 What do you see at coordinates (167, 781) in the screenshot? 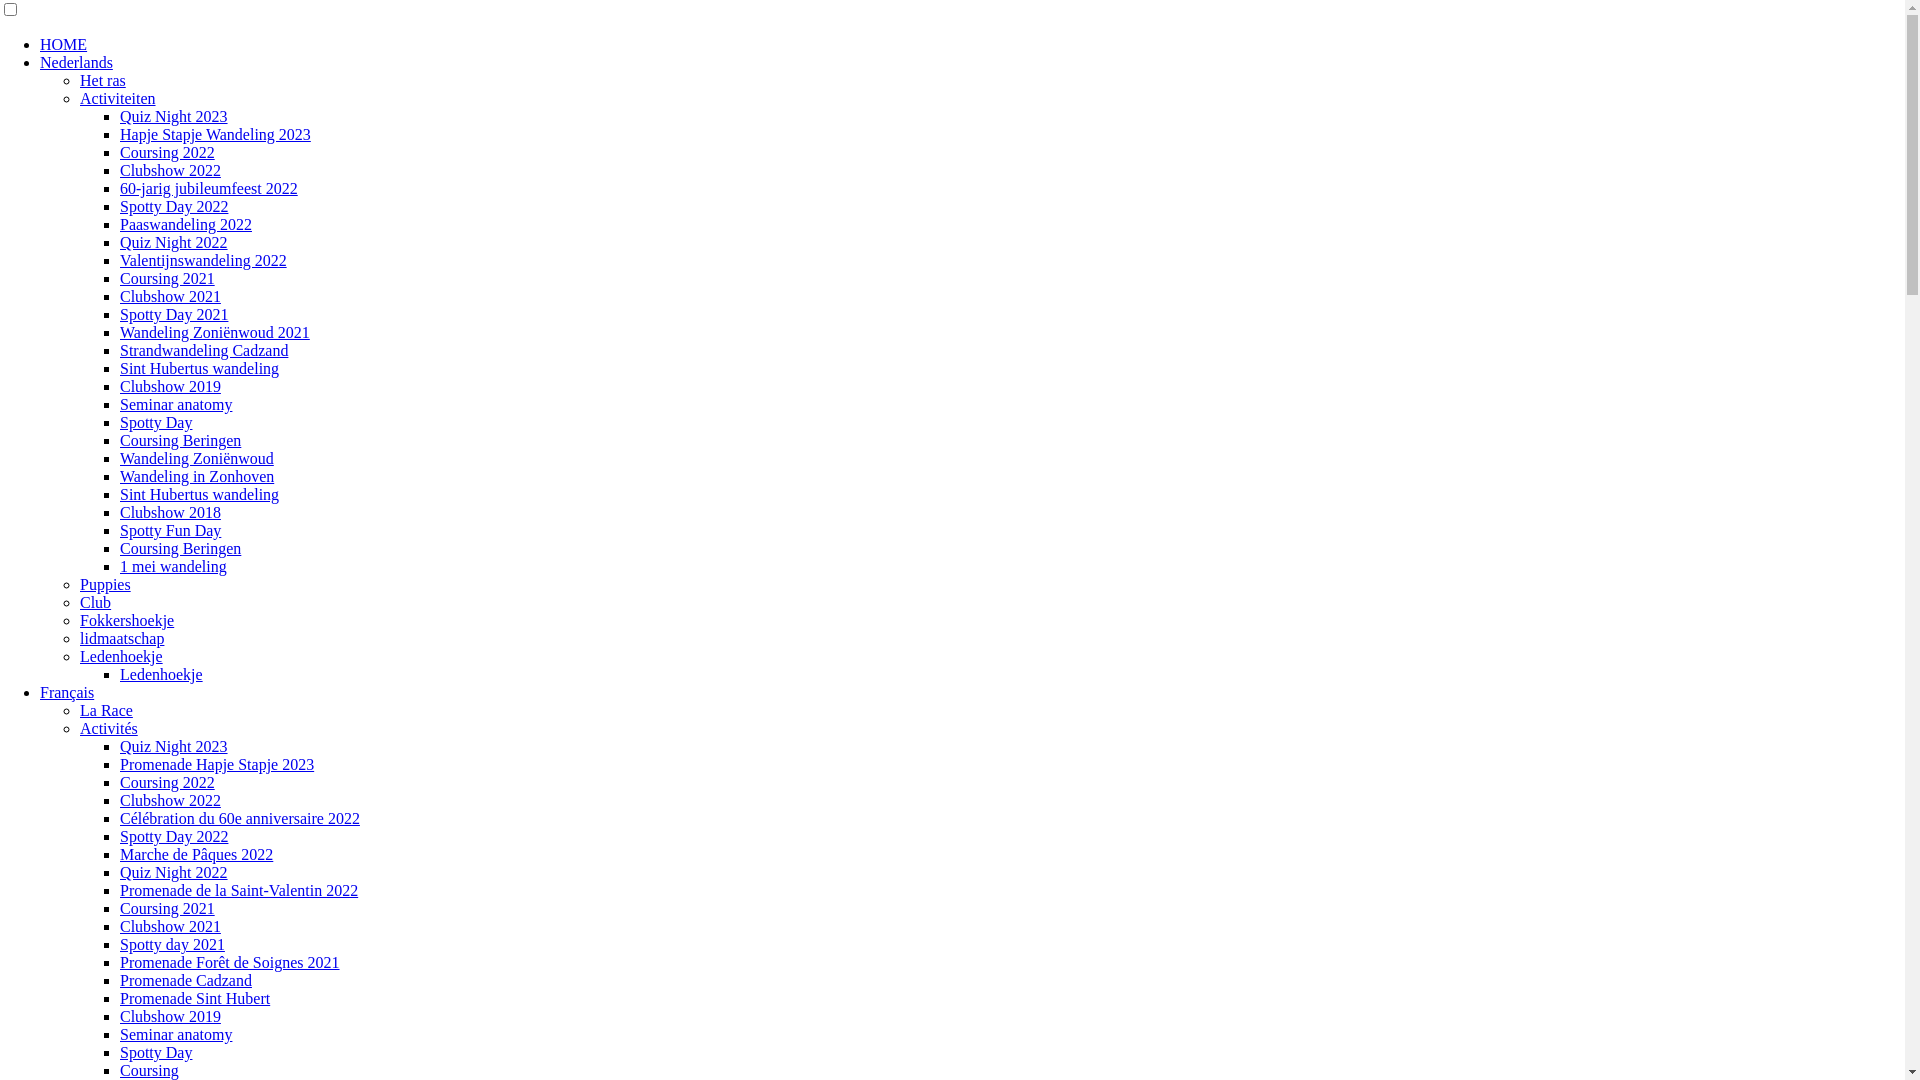
I see `'Coursing 2022'` at bounding box center [167, 781].